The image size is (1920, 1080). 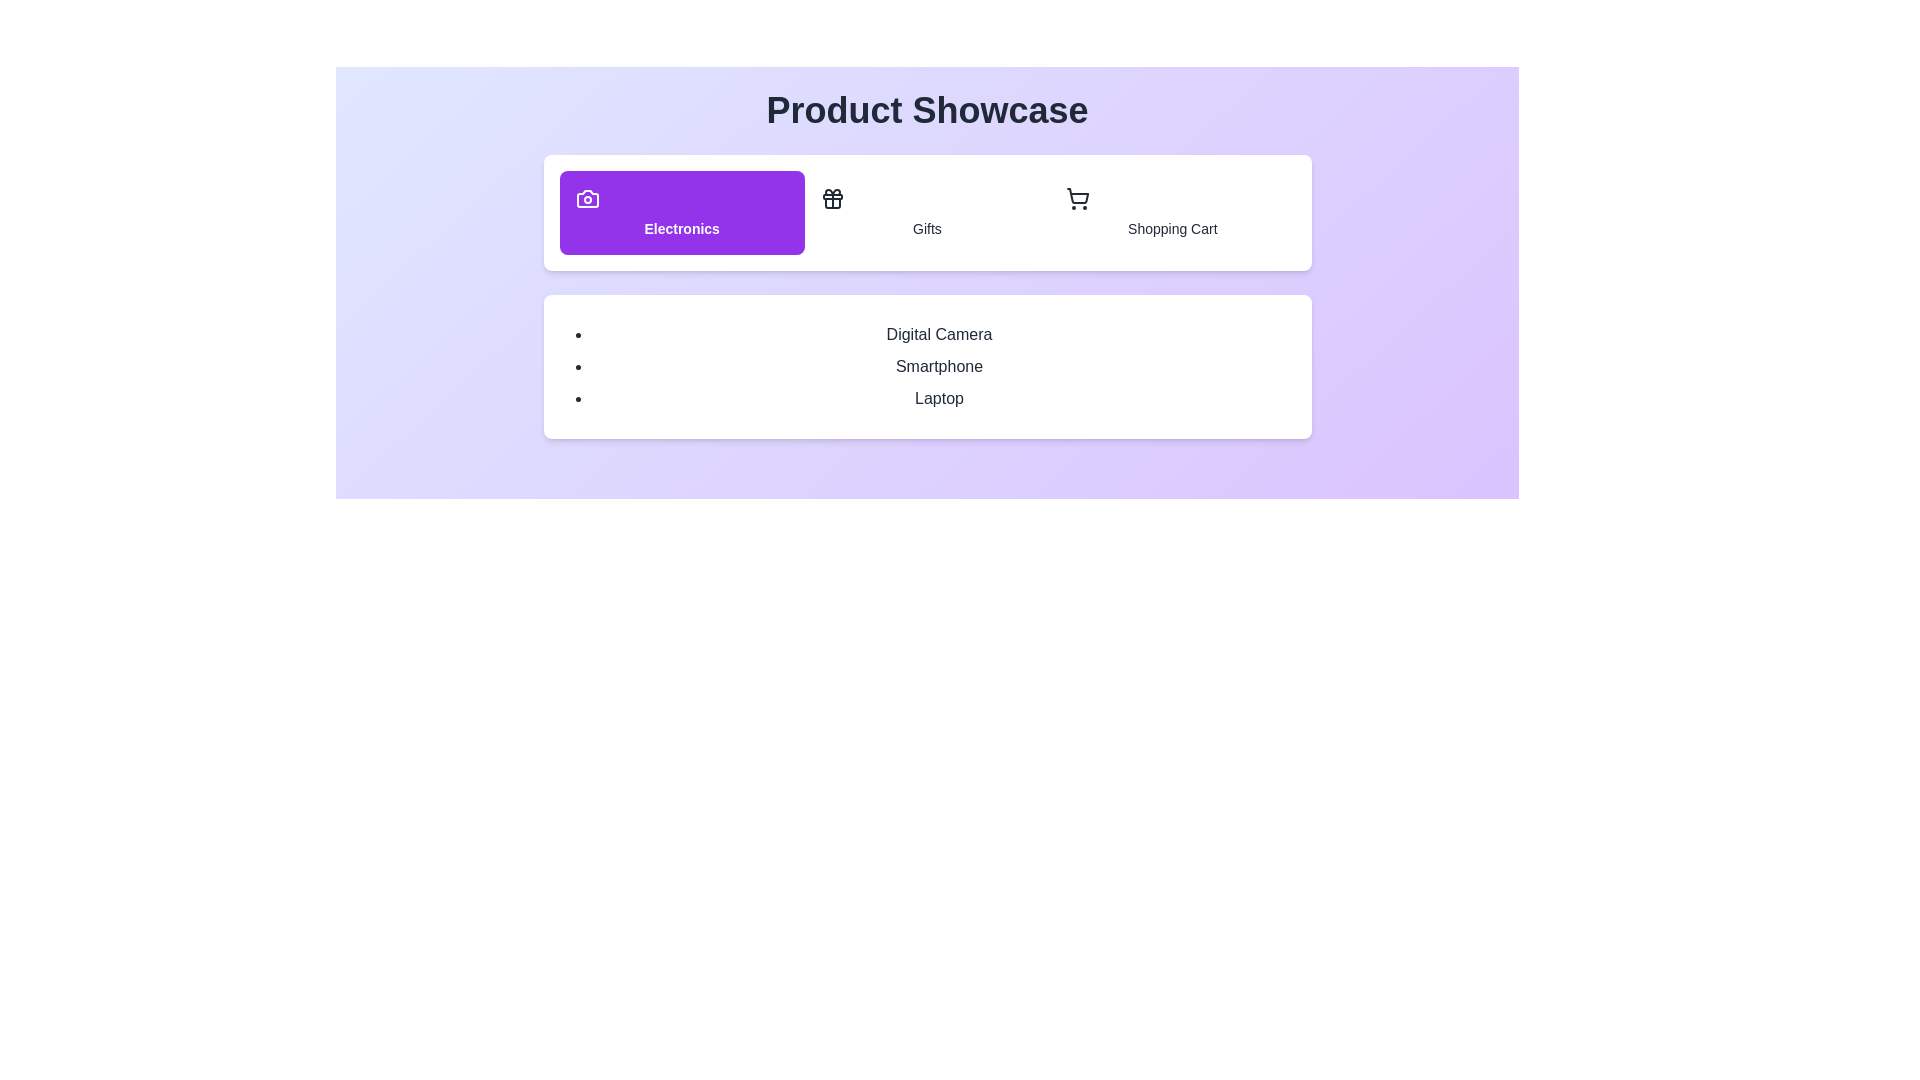 What do you see at coordinates (586, 199) in the screenshot?
I see `the SVG Icon that represents the 'Electronics' category, located within the first button of the selection bar under 'Product Showcase.'` at bounding box center [586, 199].